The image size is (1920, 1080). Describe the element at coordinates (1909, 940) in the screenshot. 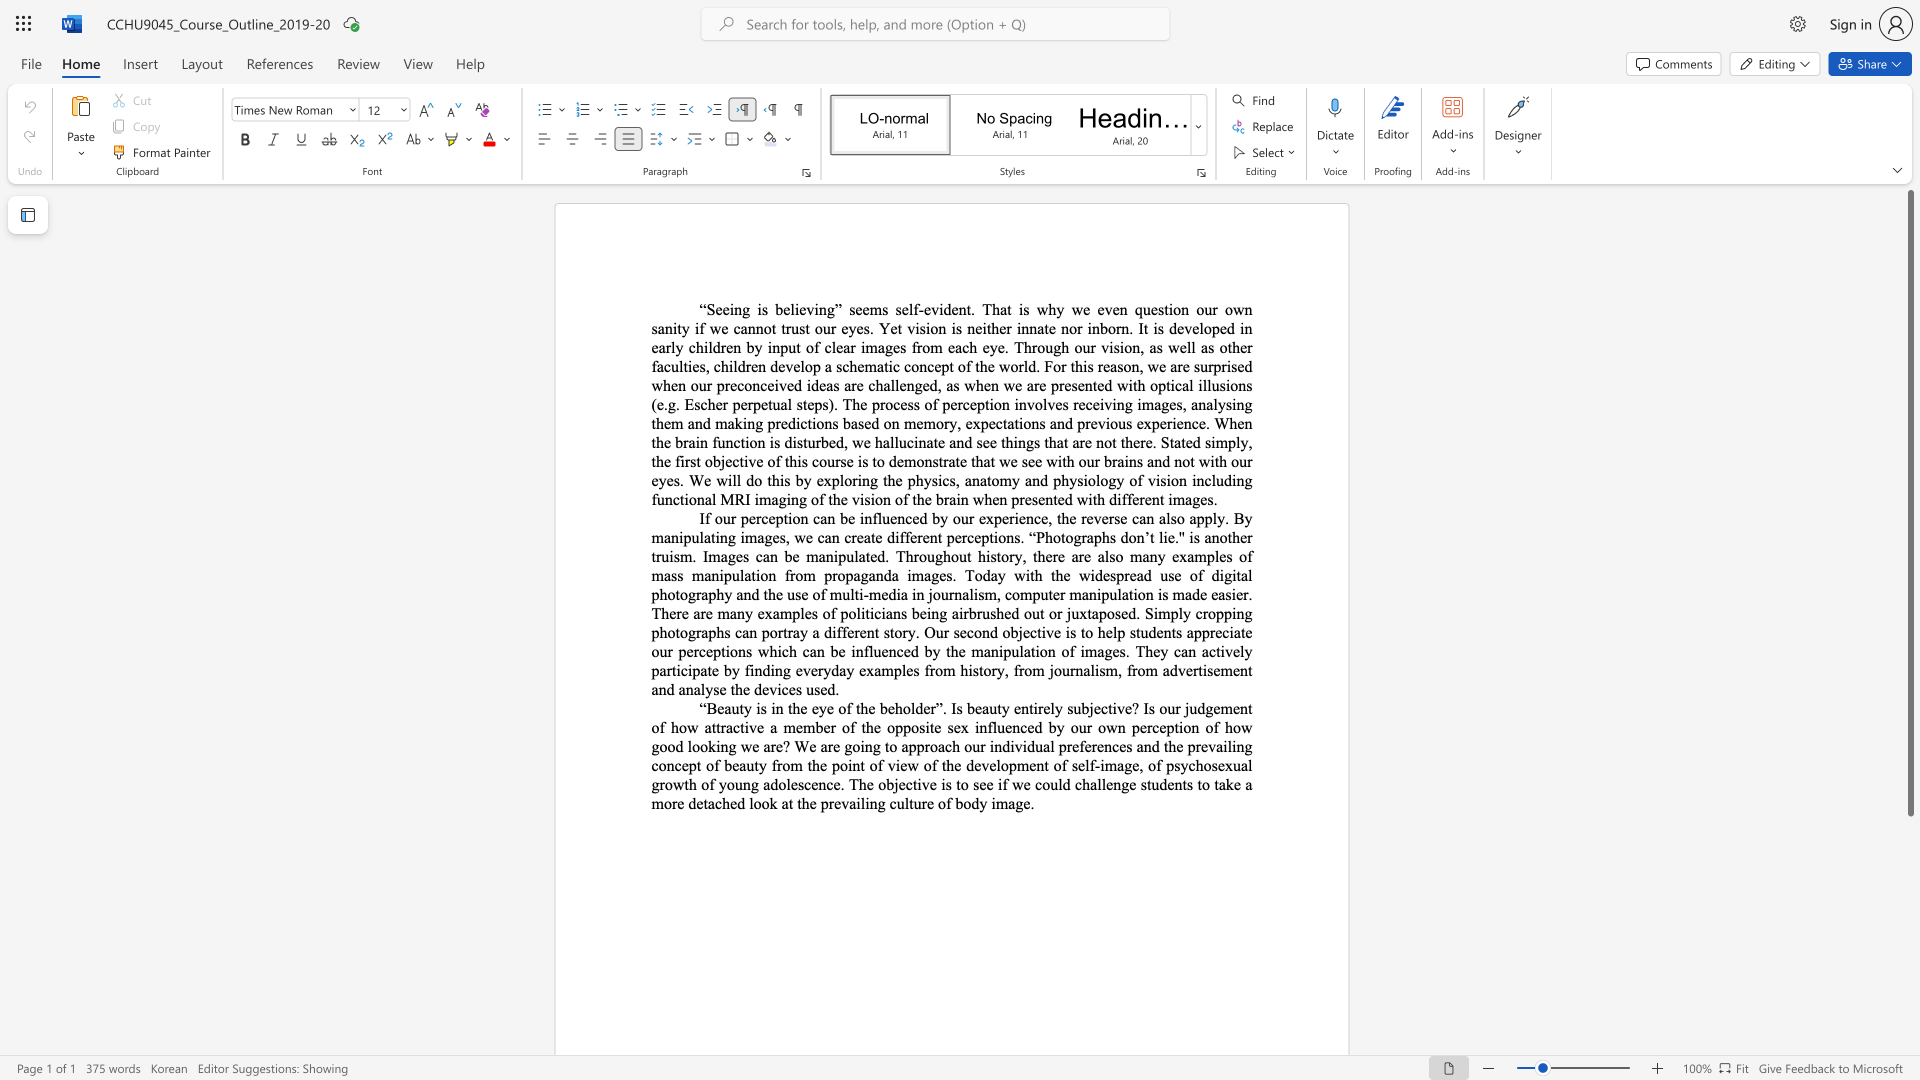

I see `the scrollbar to move the content lower` at that location.